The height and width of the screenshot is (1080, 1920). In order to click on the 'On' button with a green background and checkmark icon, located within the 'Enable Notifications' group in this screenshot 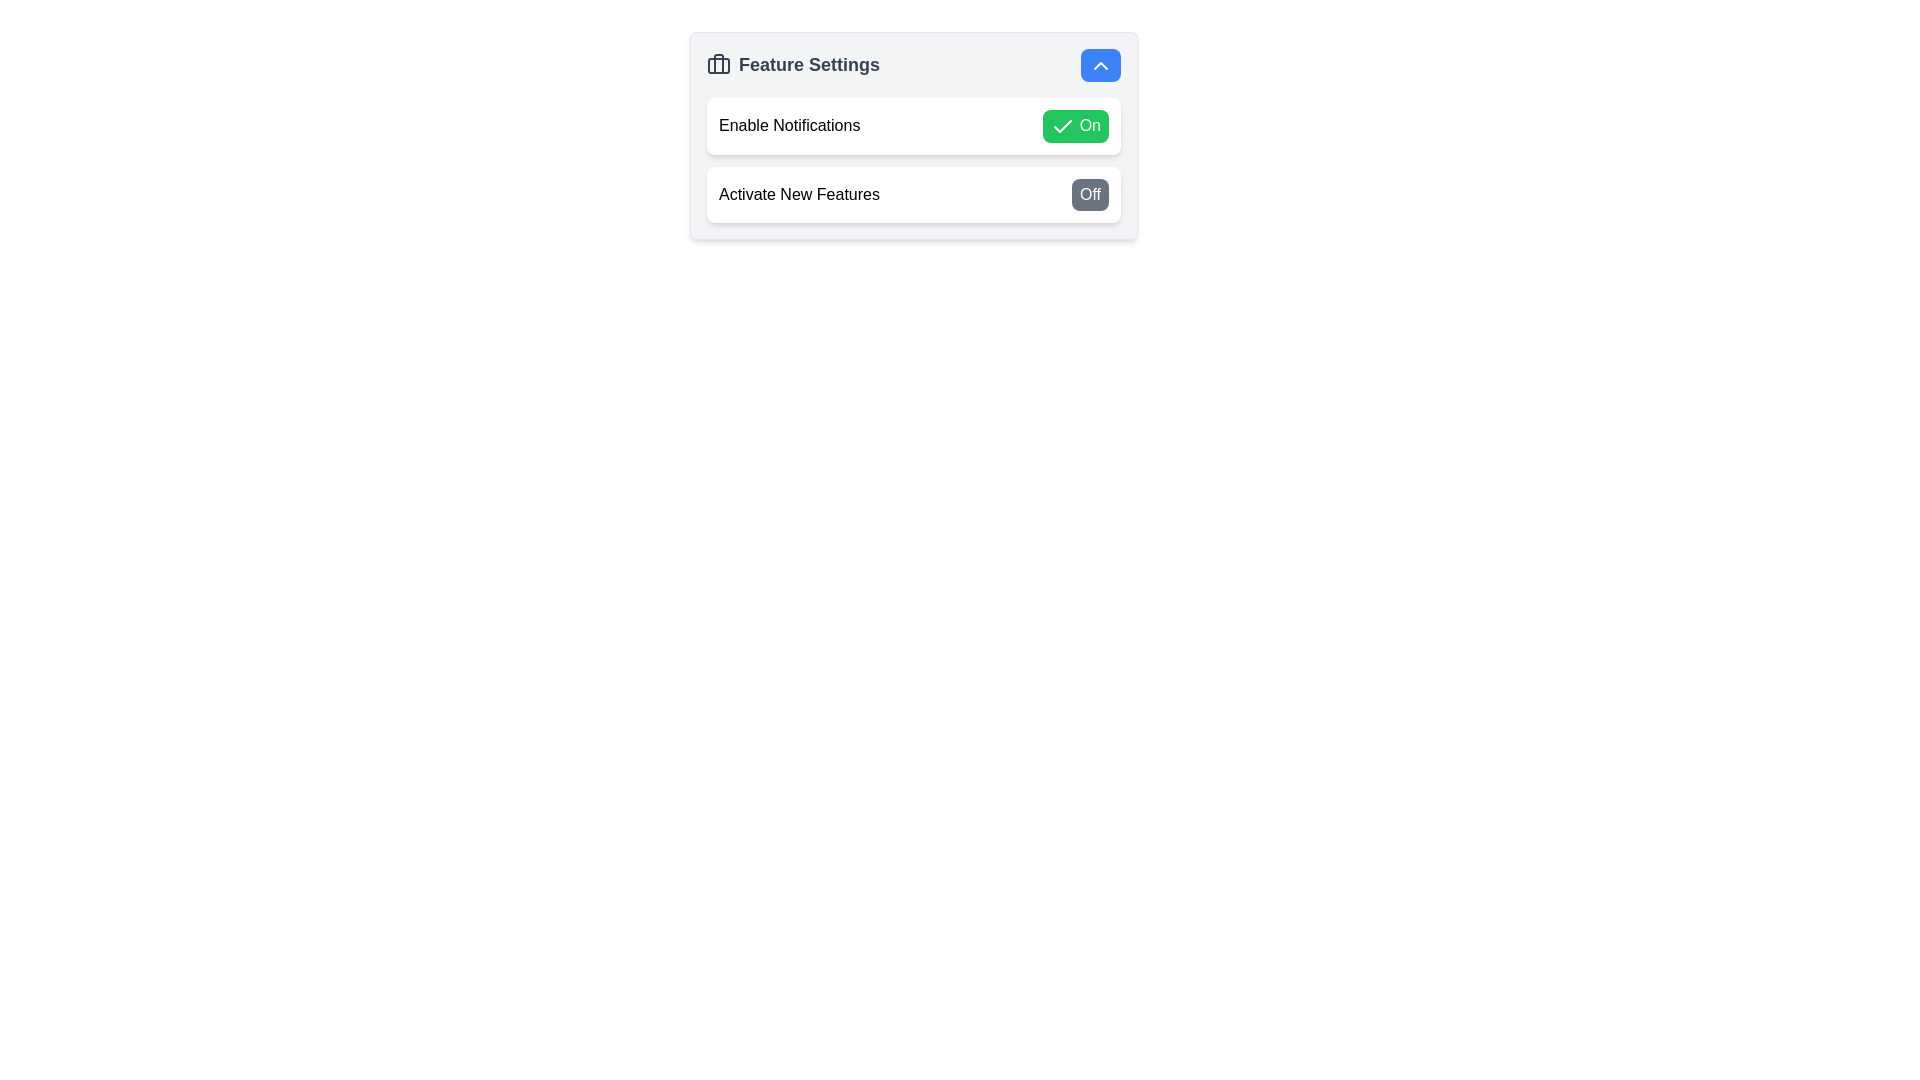, I will do `click(1075, 126)`.